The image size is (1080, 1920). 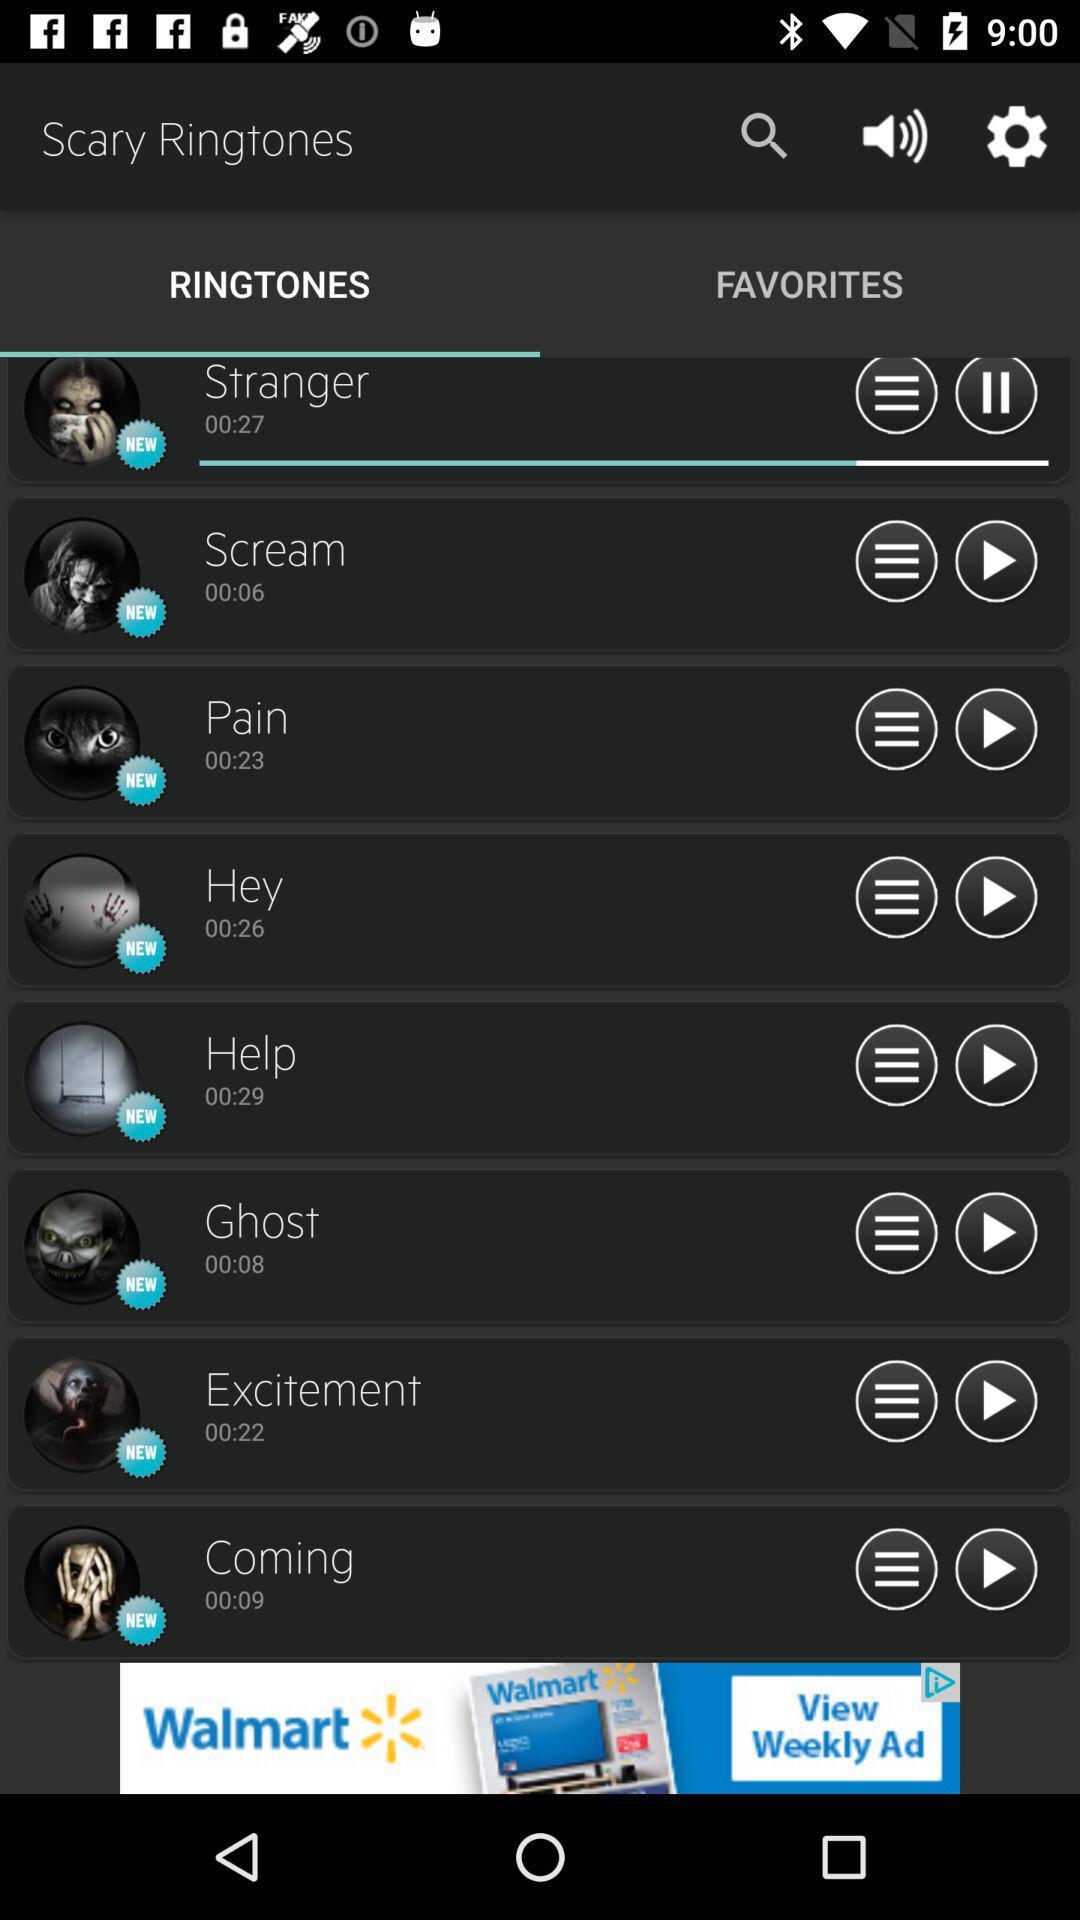 I want to click on picture, so click(x=80, y=743).